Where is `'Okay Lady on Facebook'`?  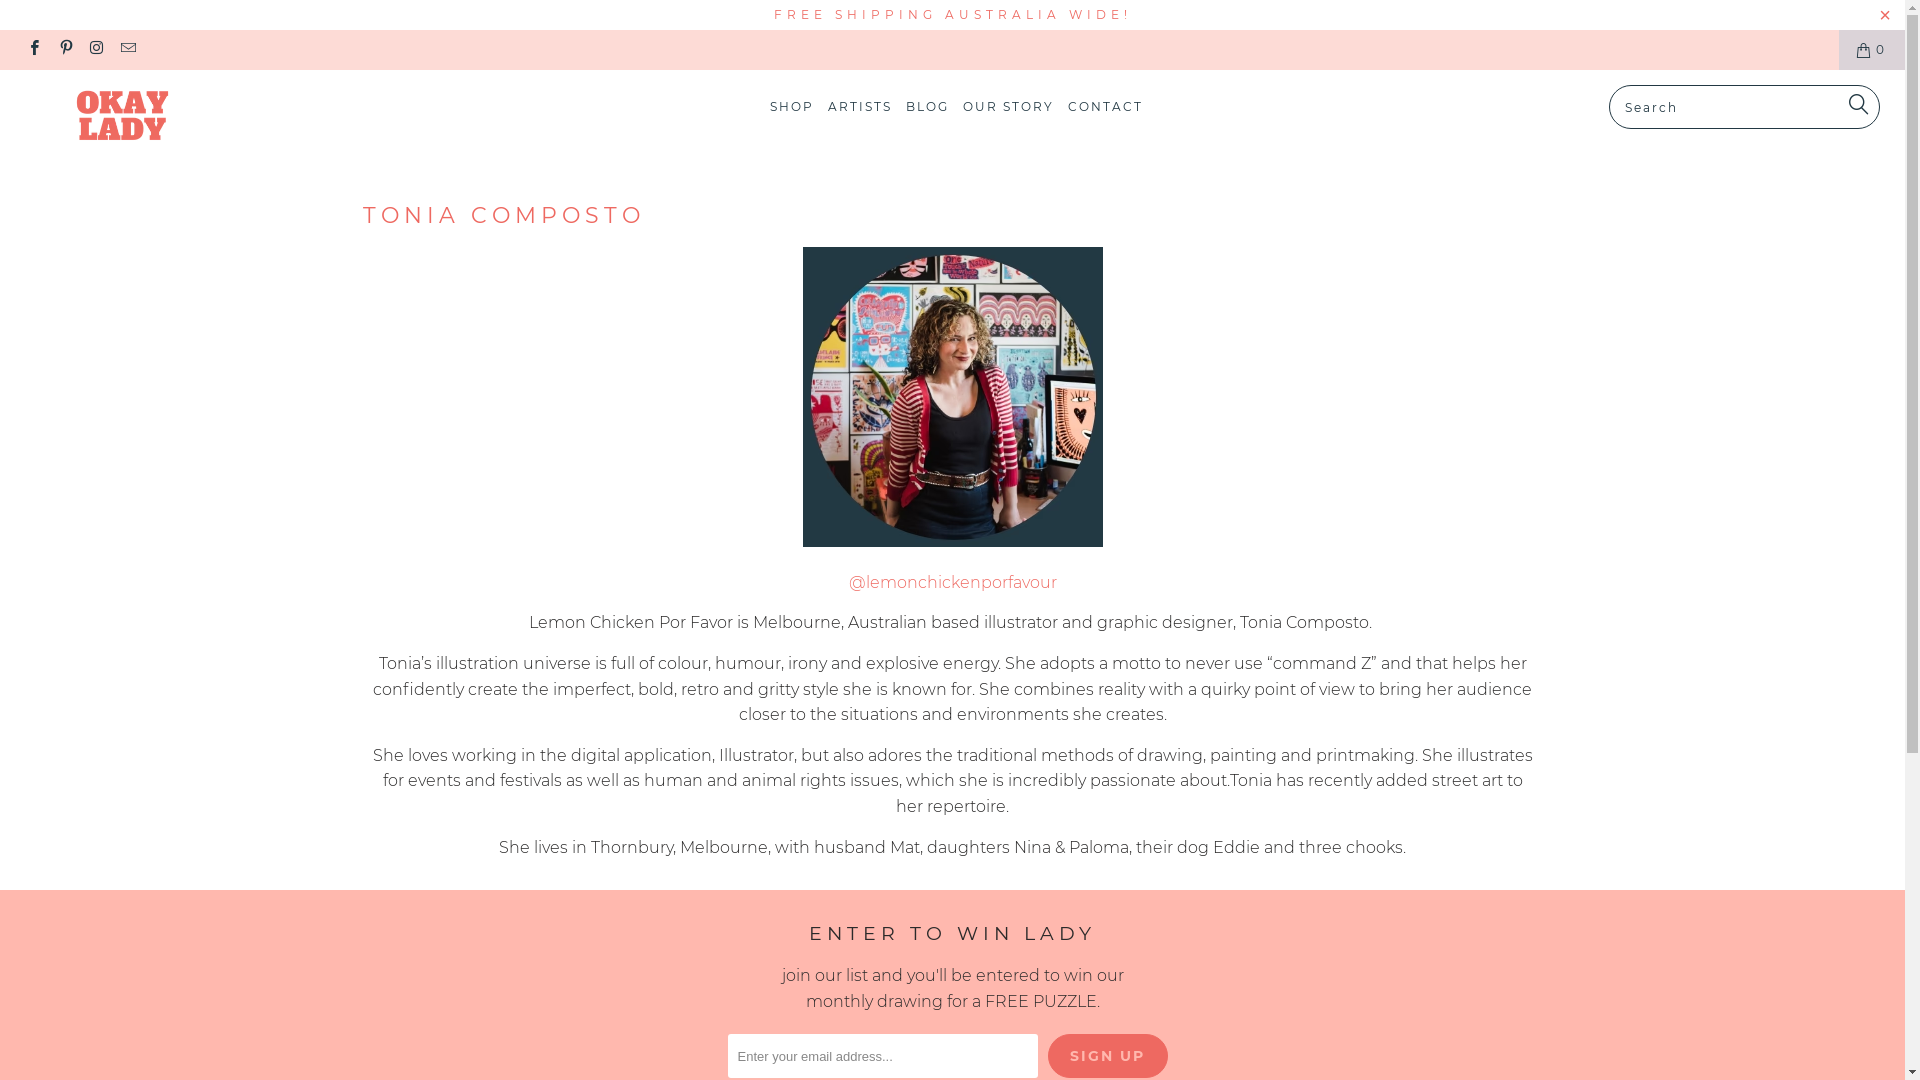
'Okay Lady on Facebook' is located at coordinates (33, 48).